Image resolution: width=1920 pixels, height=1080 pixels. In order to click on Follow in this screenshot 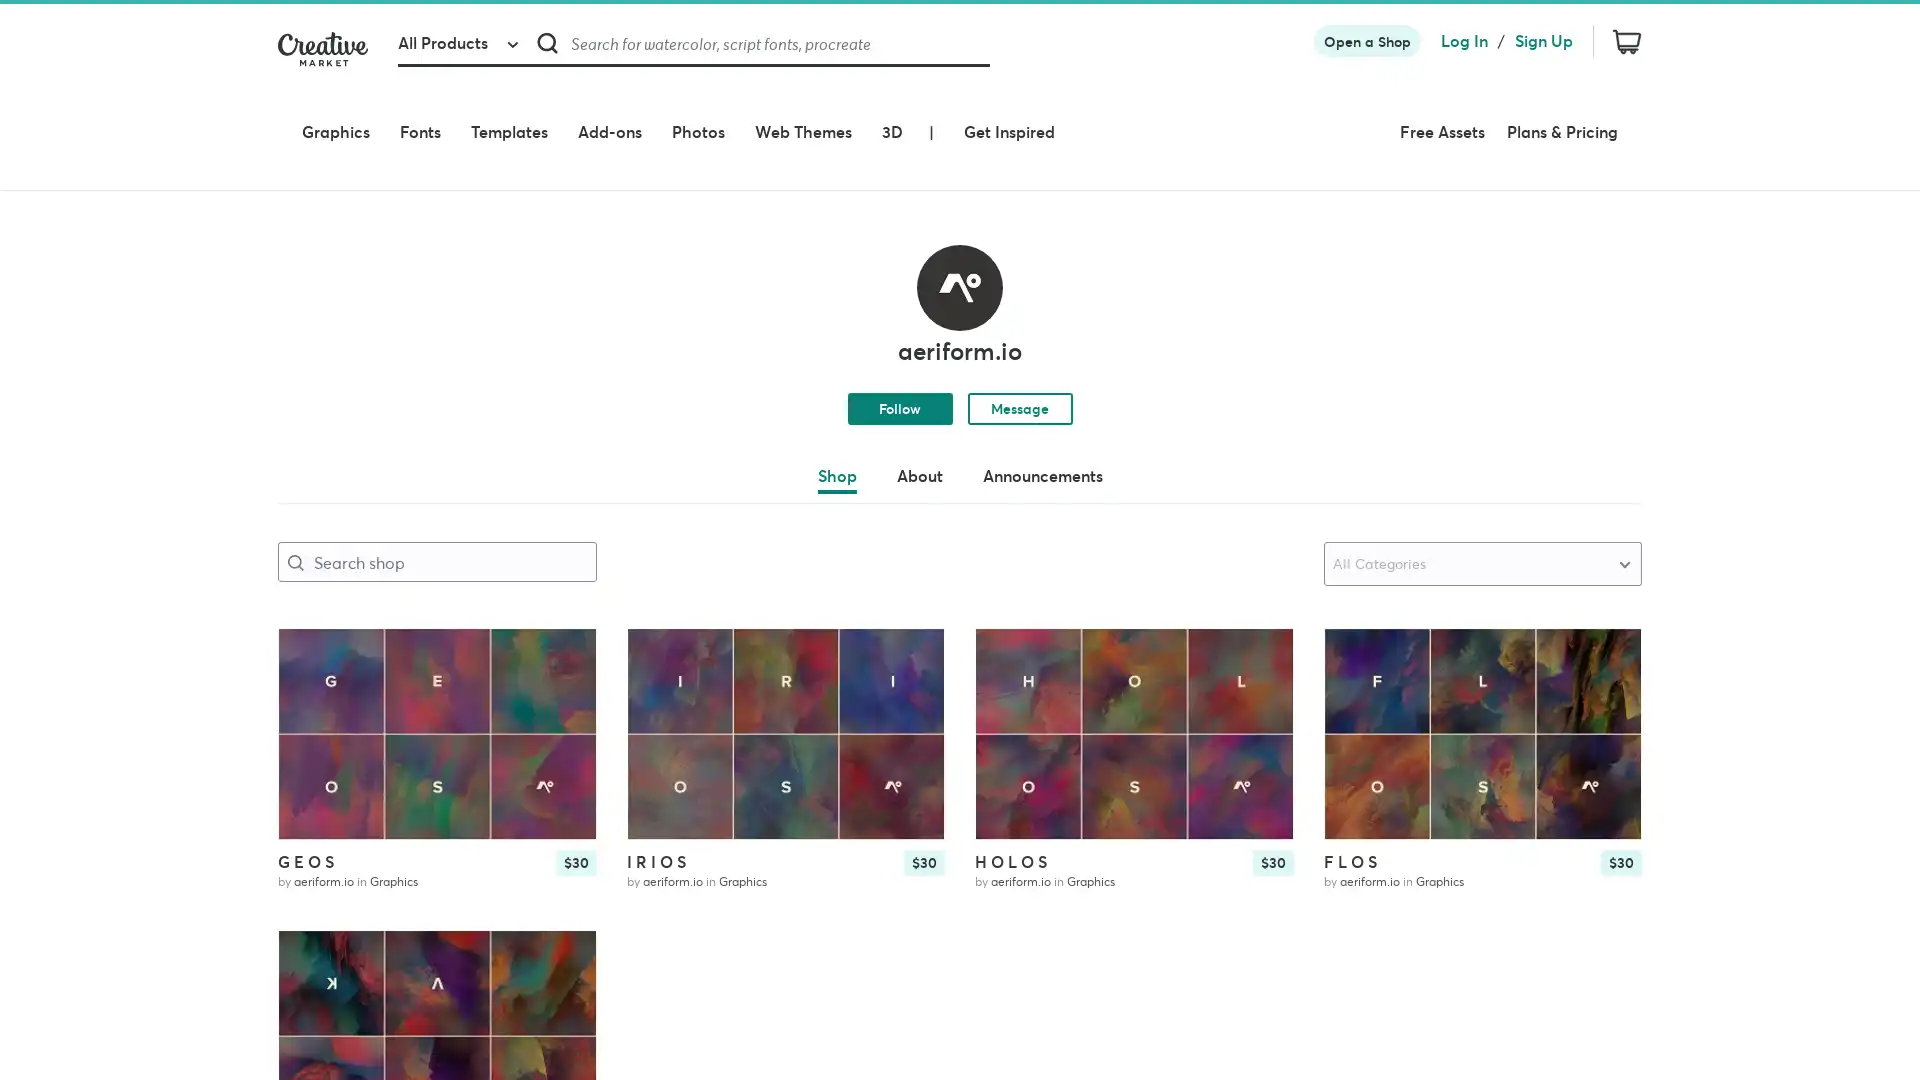, I will do `click(898, 335)`.